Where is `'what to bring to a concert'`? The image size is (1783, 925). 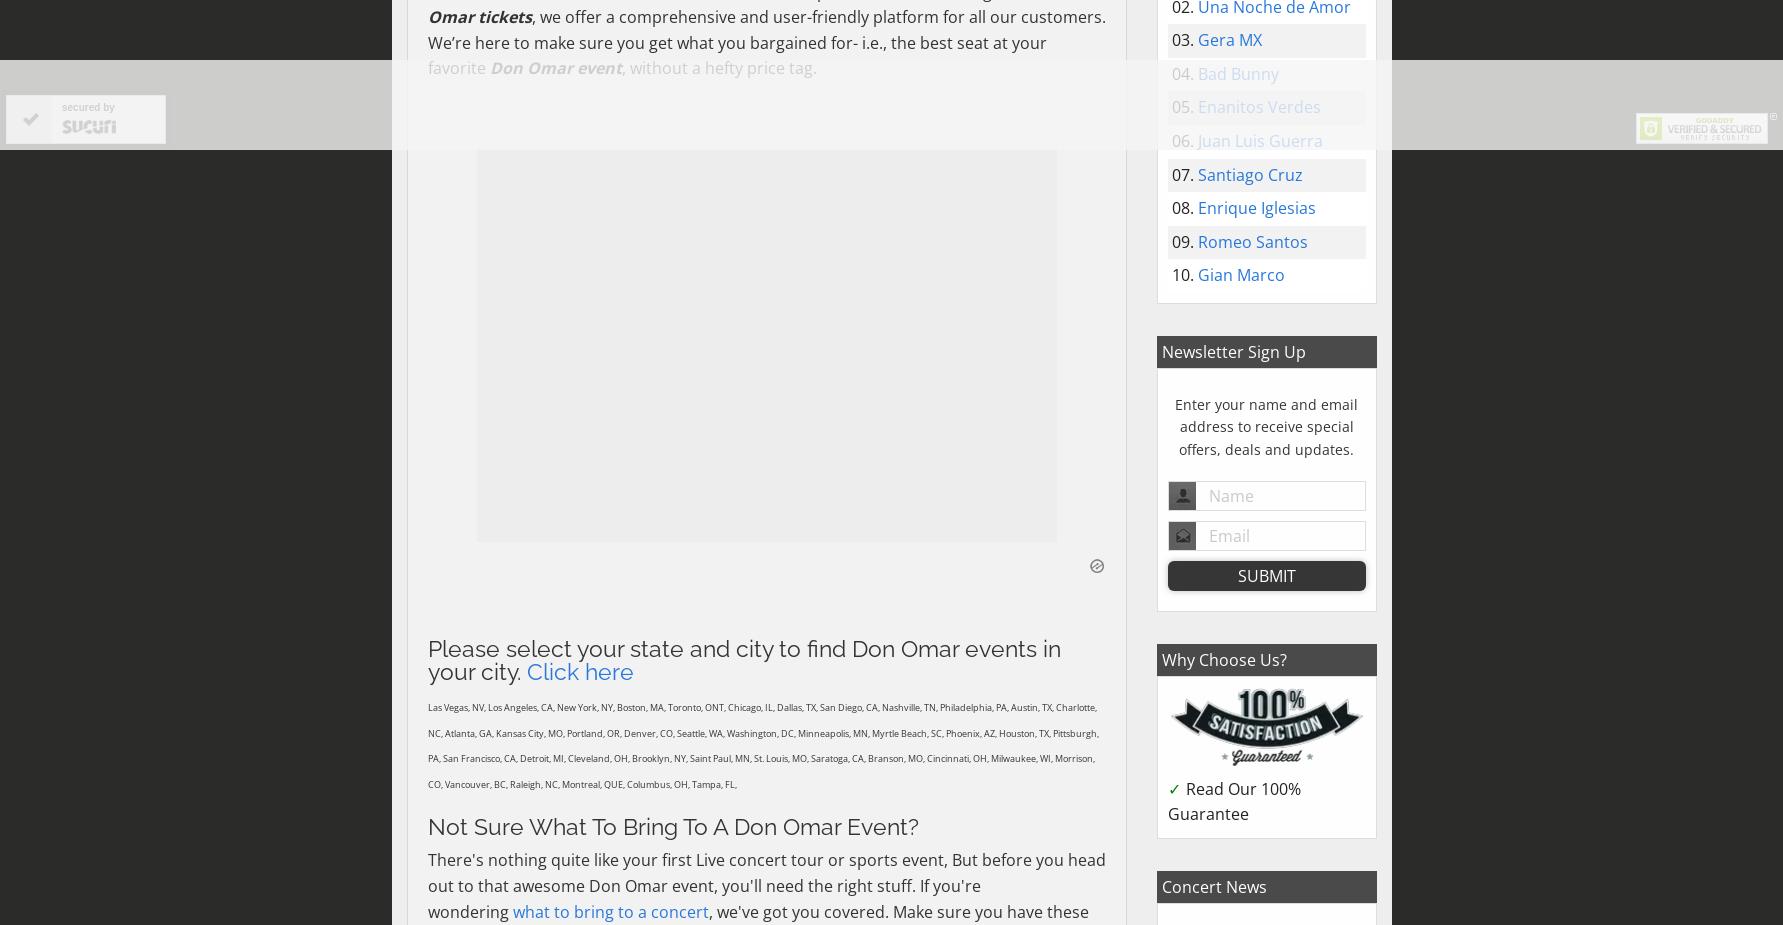 'what to bring to a concert' is located at coordinates (609, 911).